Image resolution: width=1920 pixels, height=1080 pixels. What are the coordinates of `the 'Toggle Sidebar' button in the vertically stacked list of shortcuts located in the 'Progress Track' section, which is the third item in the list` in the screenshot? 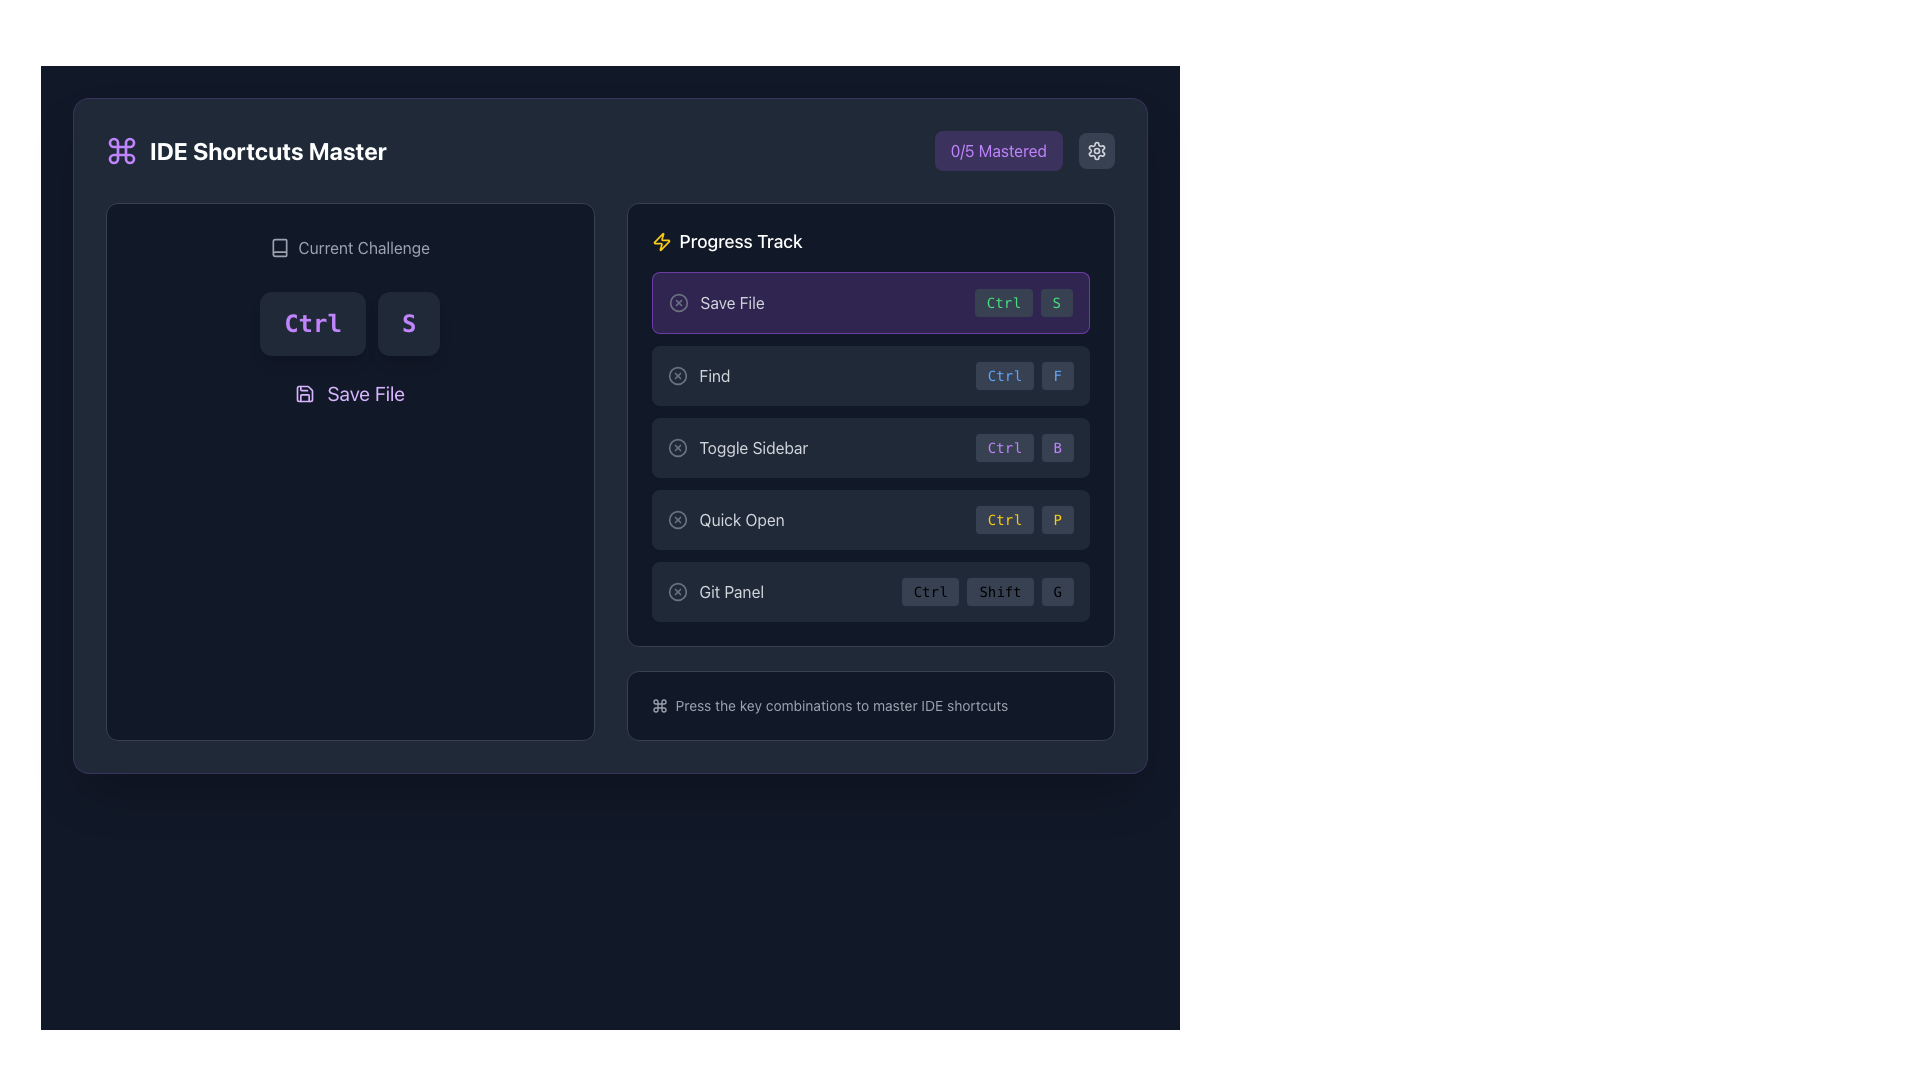 It's located at (870, 446).